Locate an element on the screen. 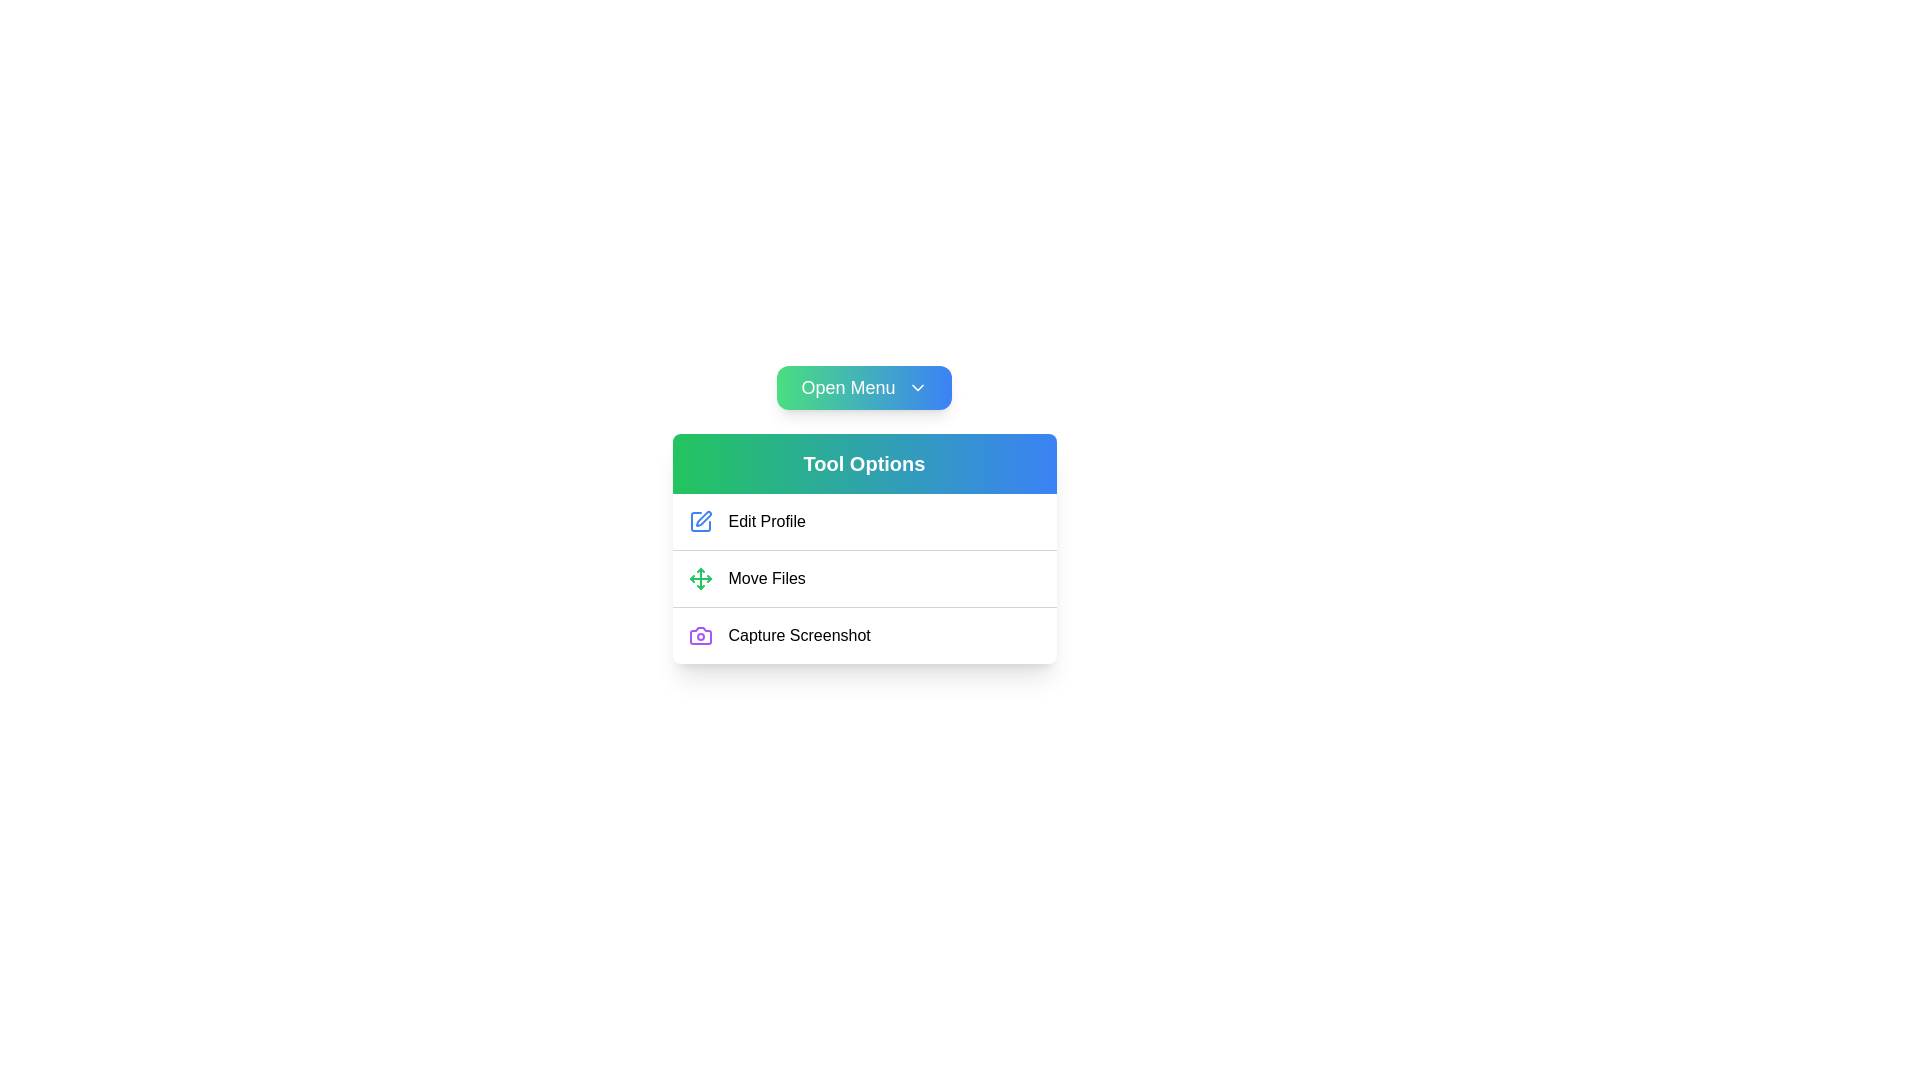 The image size is (1920, 1080). the camera icon with a purple outline that is located to the left of the 'Capture Screenshot' text for accessibility navigation is located at coordinates (700, 636).